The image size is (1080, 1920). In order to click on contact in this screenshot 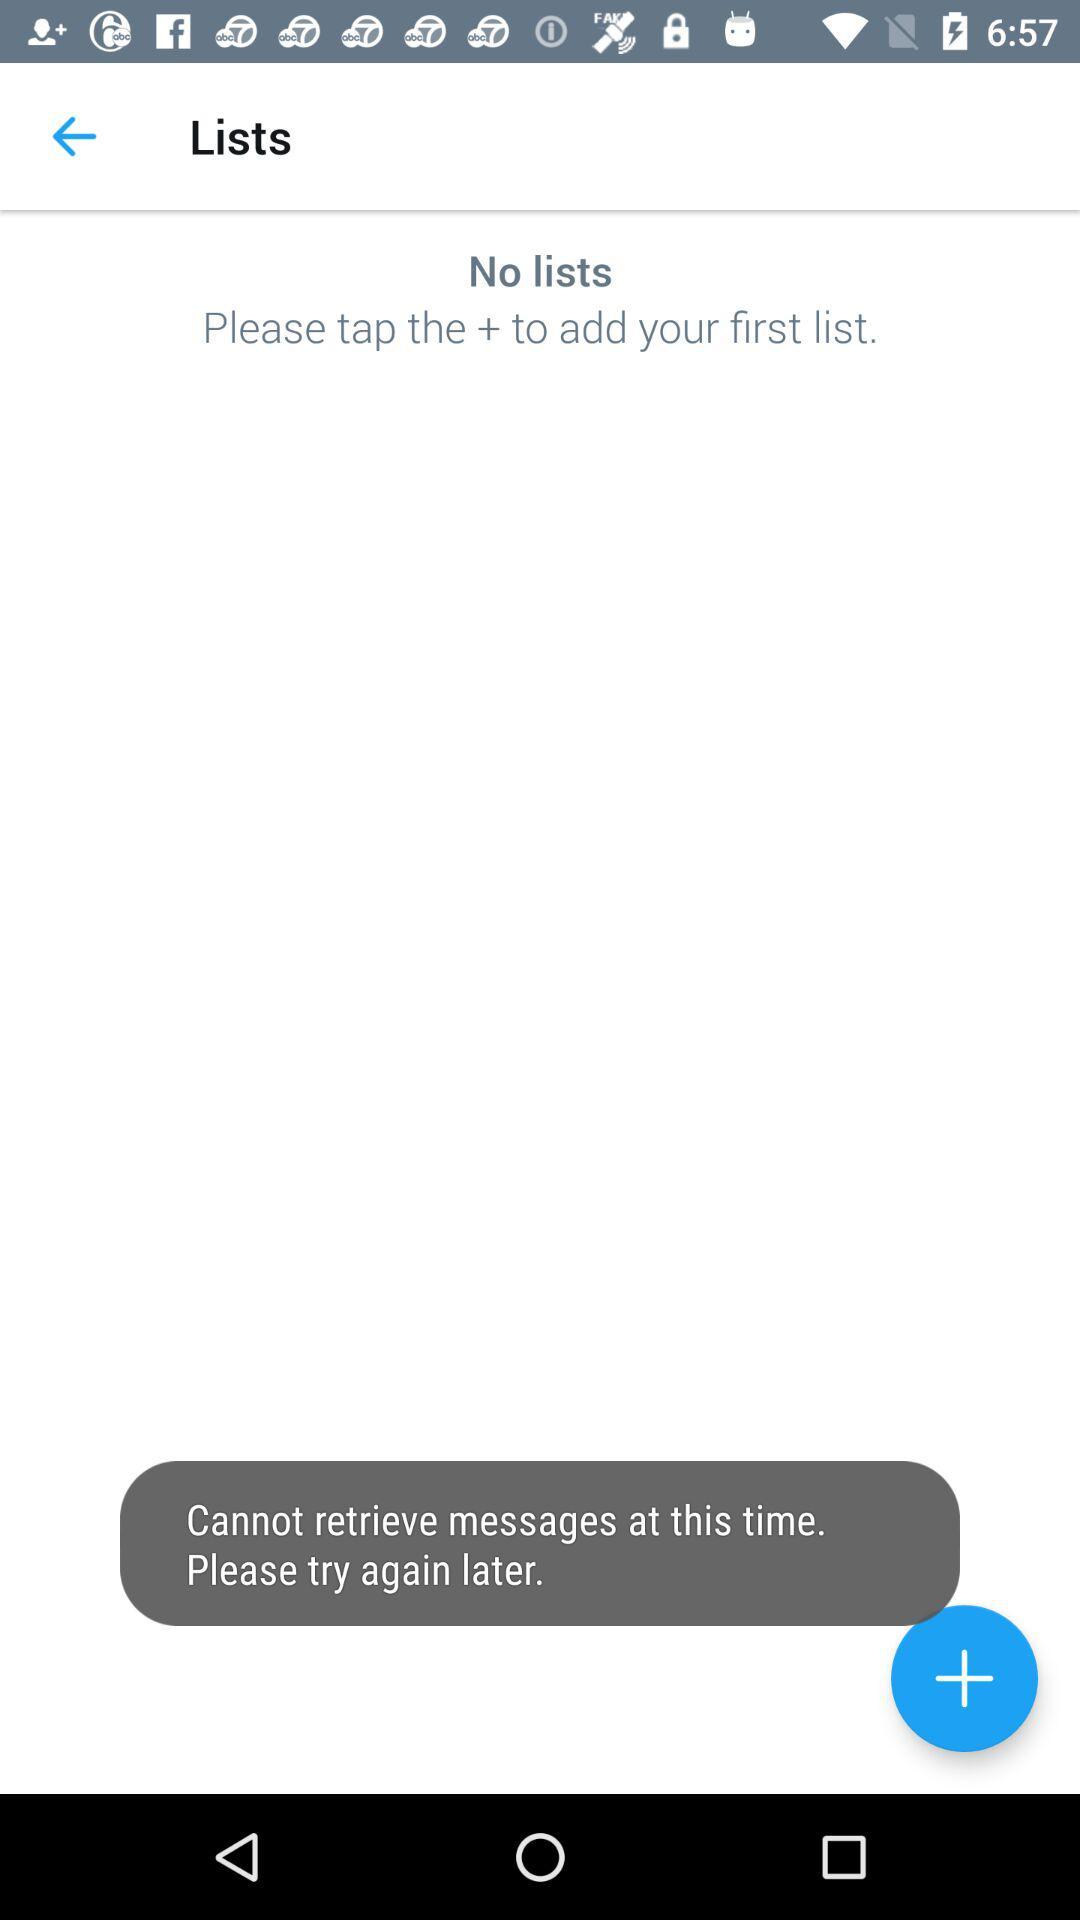, I will do `click(963, 1678)`.